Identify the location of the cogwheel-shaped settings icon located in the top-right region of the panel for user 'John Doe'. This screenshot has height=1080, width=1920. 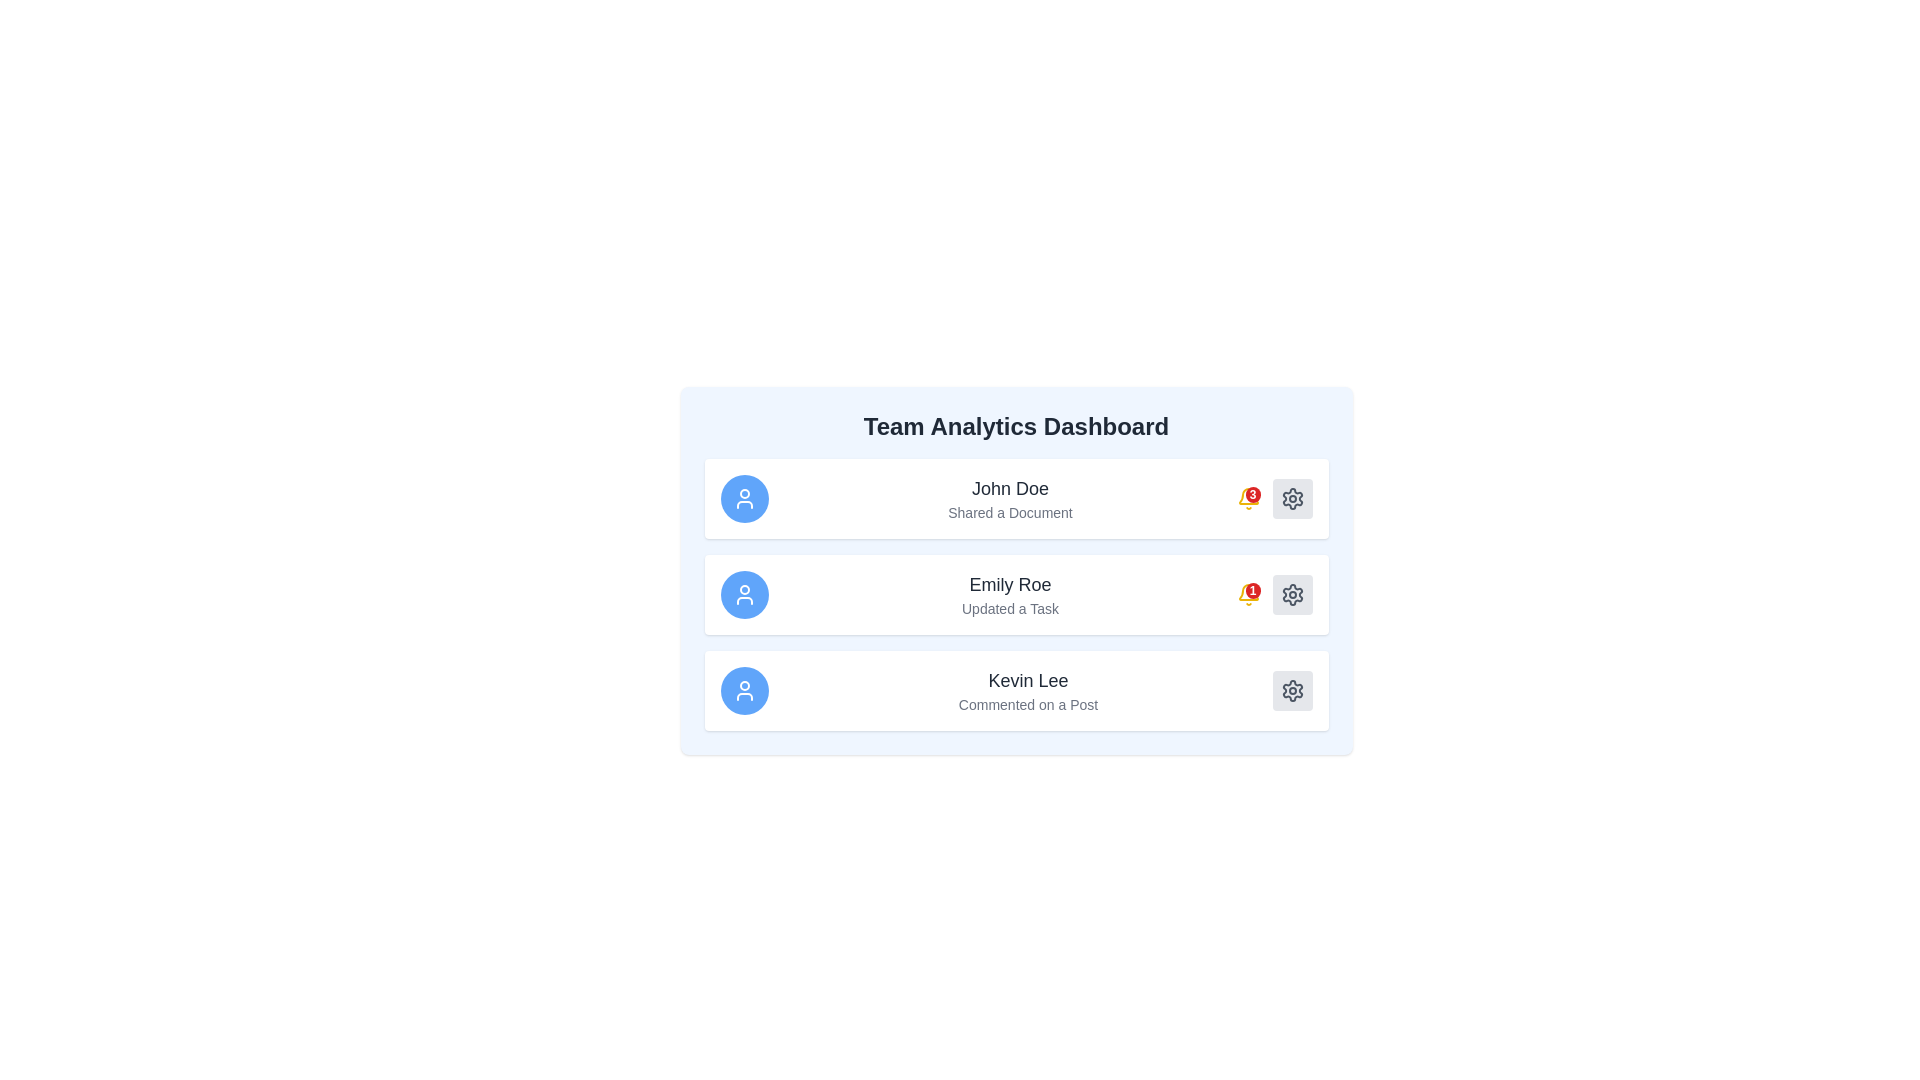
(1292, 497).